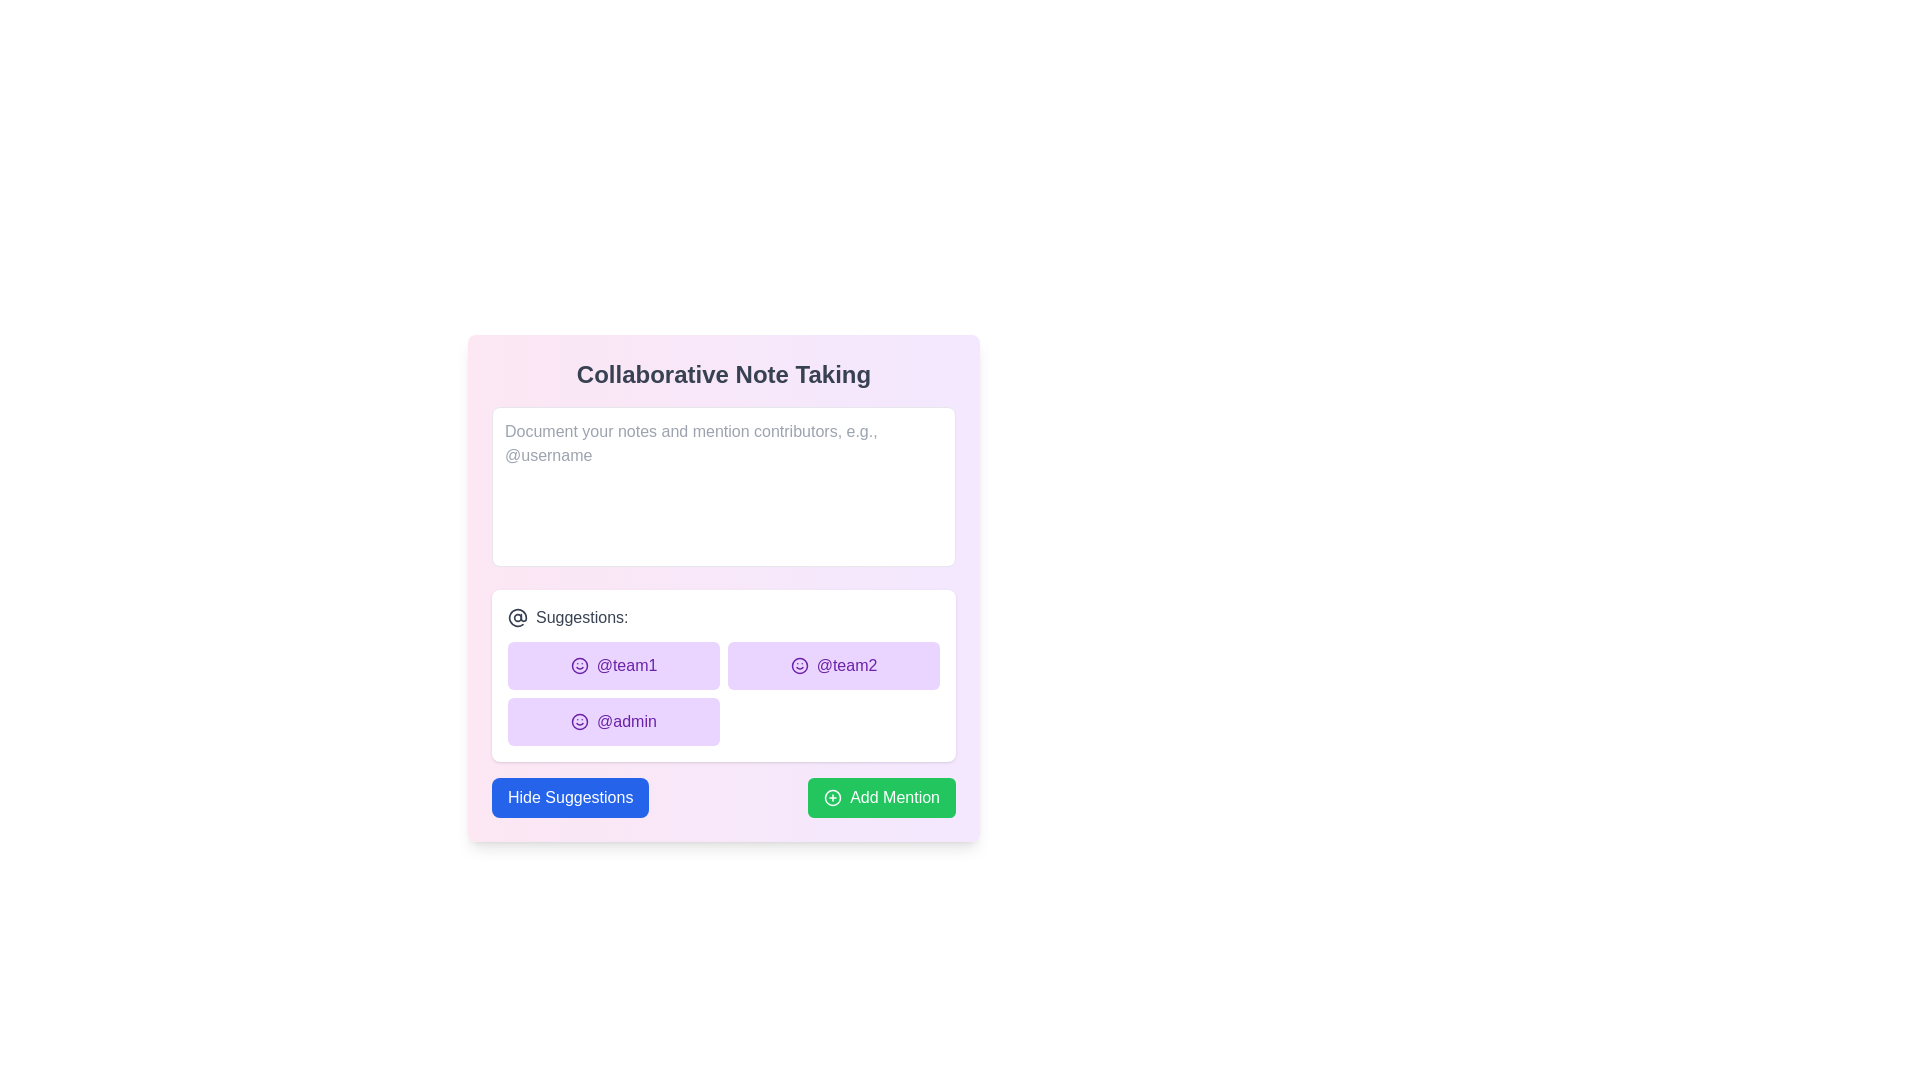 The width and height of the screenshot is (1920, 1080). What do you see at coordinates (578, 666) in the screenshot?
I see `the circle component of the smile icon located in the suggestions area beneath the text input field, positioned to the left of mention buttons` at bounding box center [578, 666].